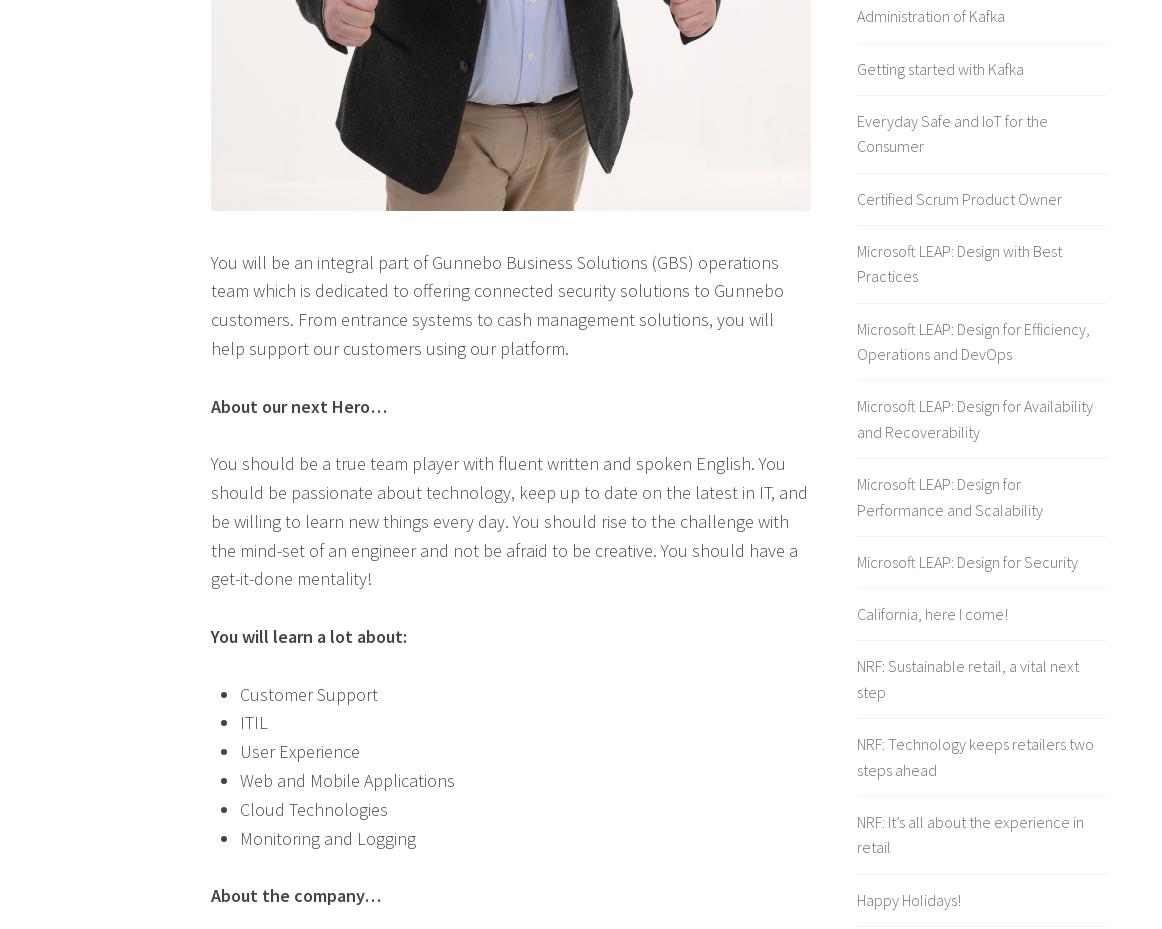  I want to click on 'You will be an integral part of Gunnebo Business Solutions (GBS) operations team which is dedicated to offering connected security solutions to Gunnebo customers. From entrance systems to cash management solutions, you will help support our customers using our platform.', so click(210, 304).